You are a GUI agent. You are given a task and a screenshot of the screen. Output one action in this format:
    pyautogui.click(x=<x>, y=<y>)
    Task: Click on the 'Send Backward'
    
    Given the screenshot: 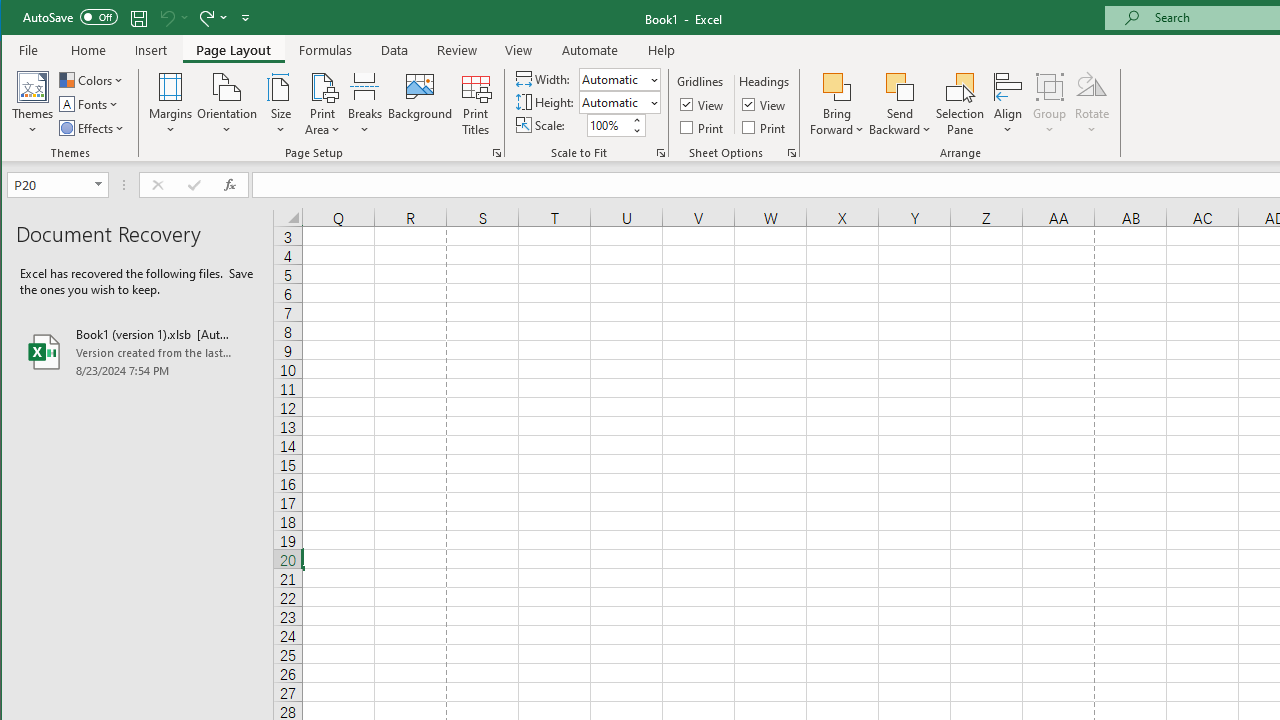 What is the action you would take?
    pyautogui.click(x=899, y=85)
    